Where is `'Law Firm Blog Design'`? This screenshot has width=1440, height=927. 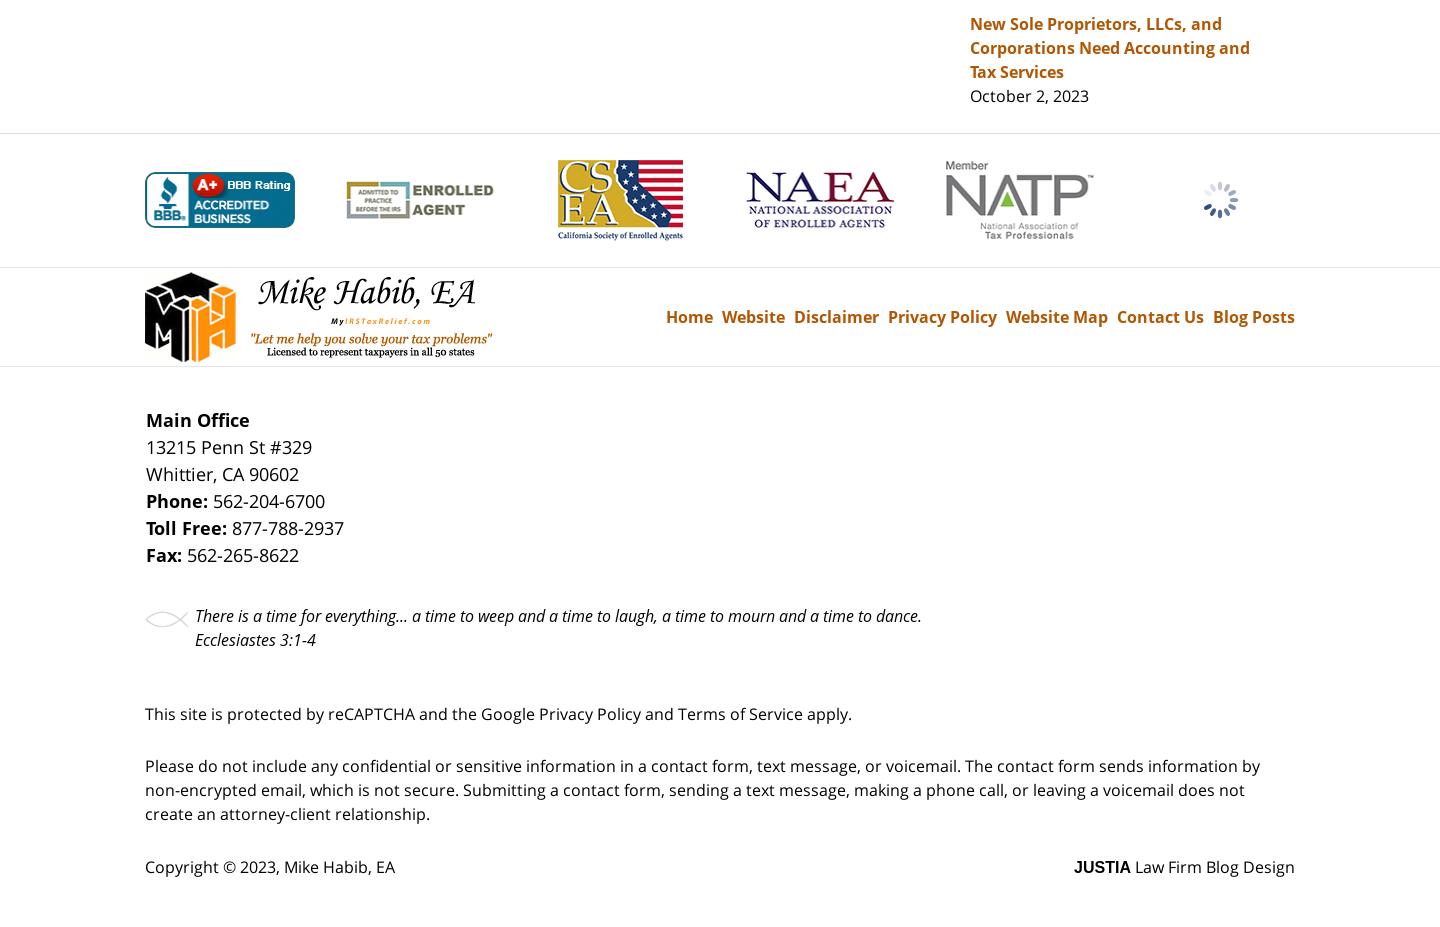 'Law Firm Blog Design' is located at coordinates (1212, 867).